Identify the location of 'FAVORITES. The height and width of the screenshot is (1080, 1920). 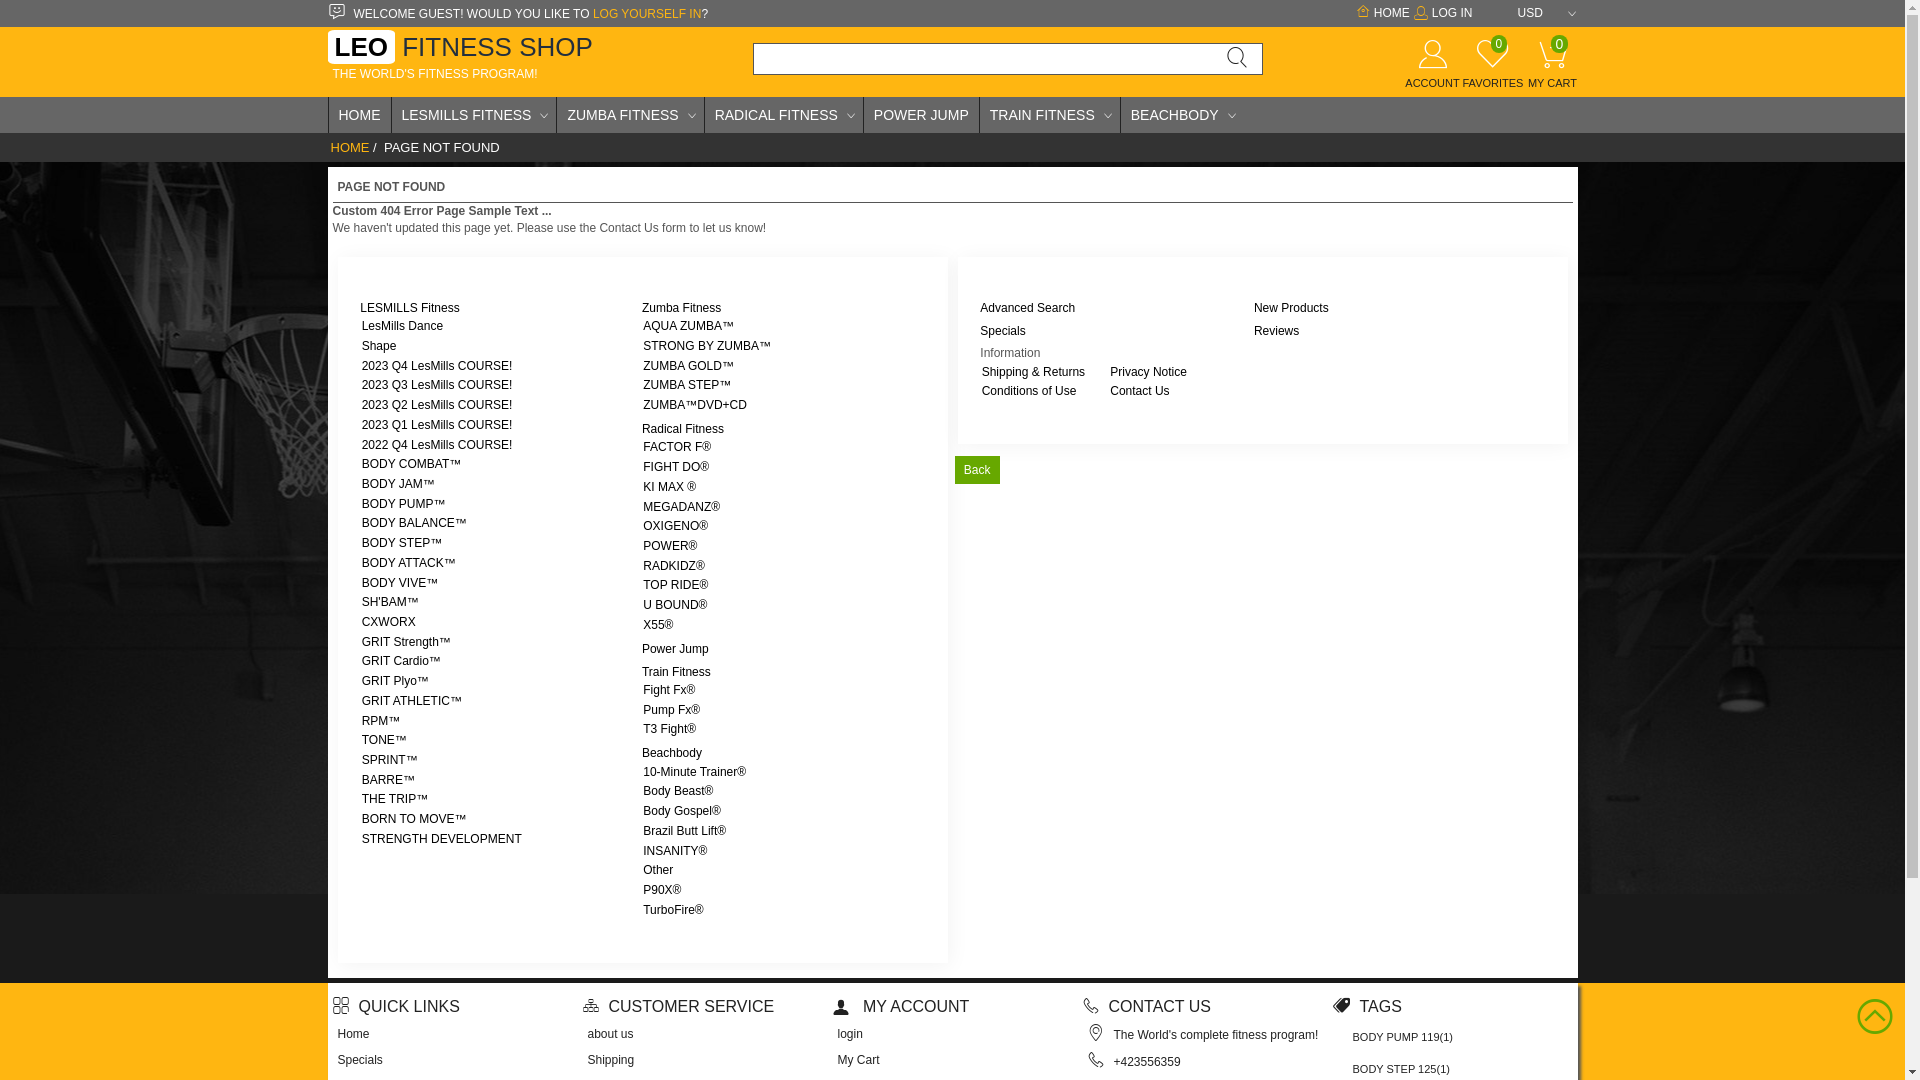
(1492, 71).